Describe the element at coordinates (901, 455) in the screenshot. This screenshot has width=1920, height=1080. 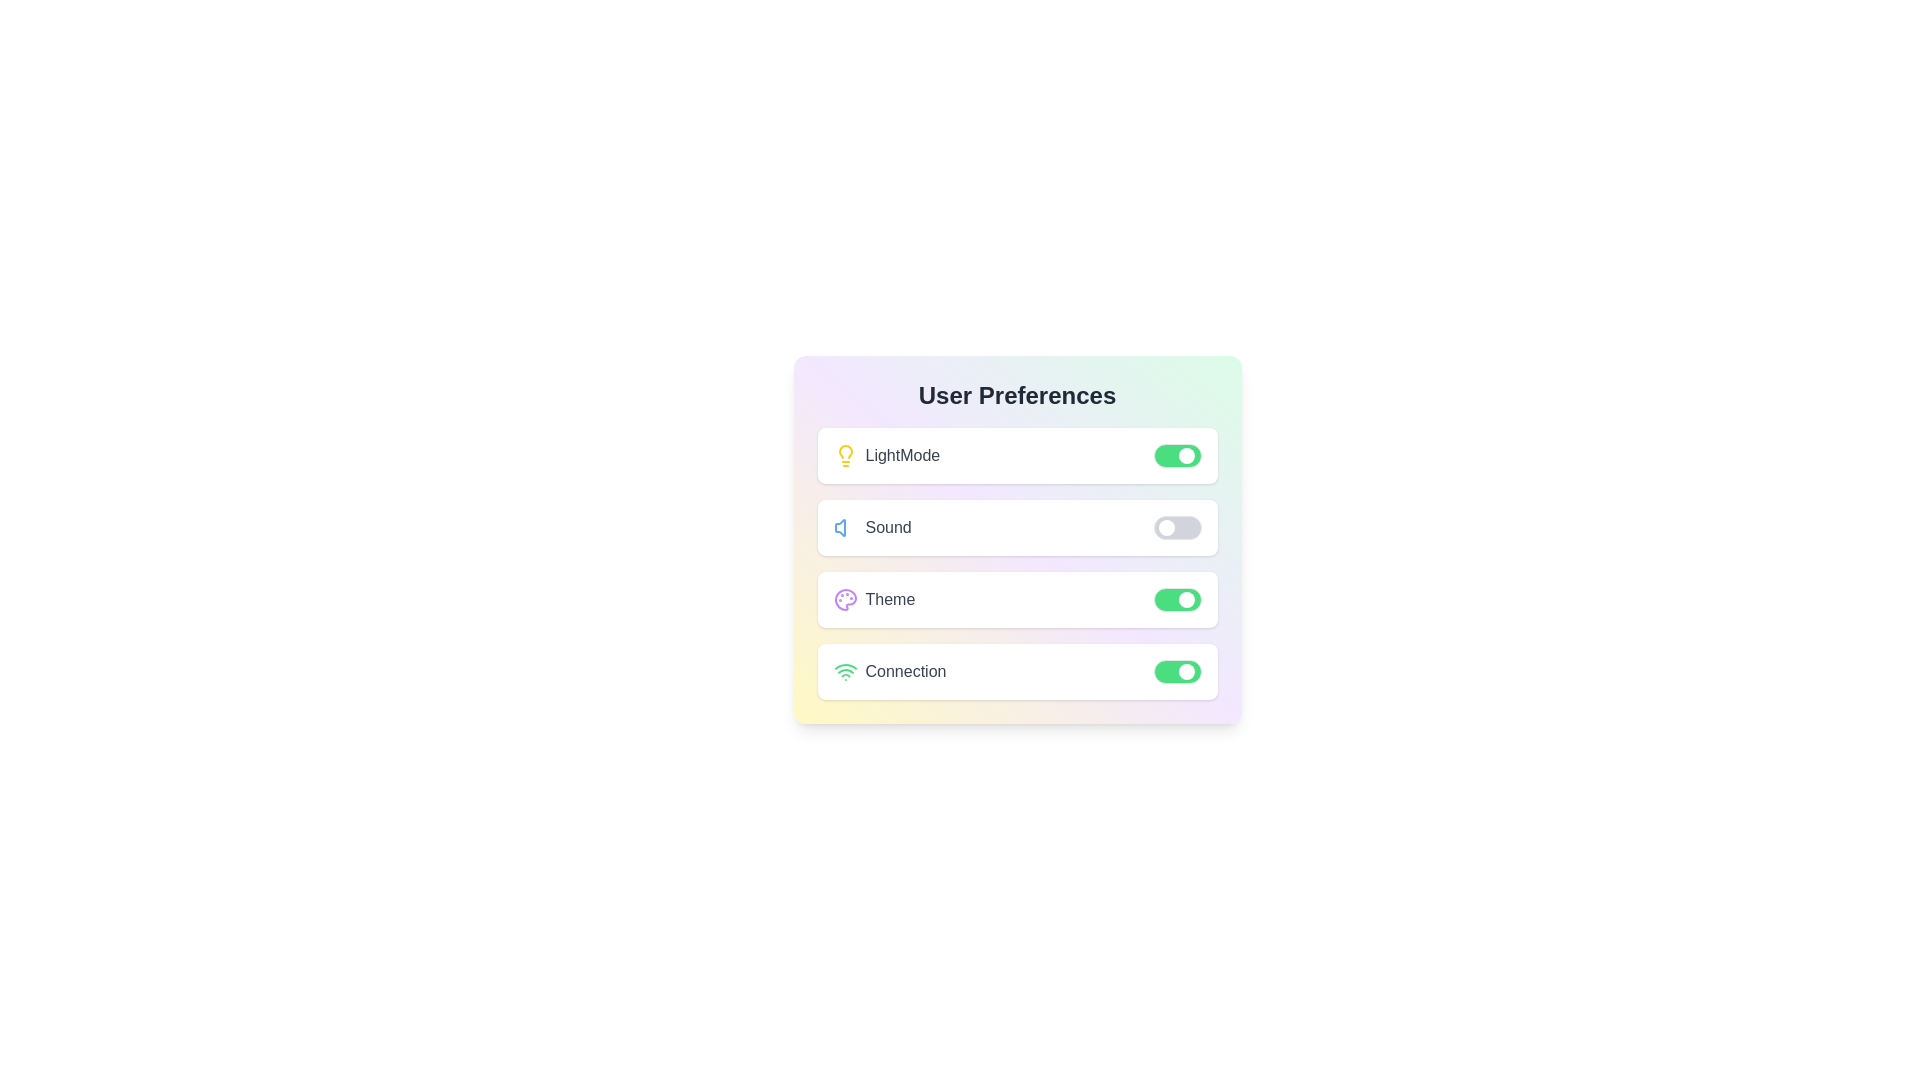
I see `static text label displaying 'lightMode', which is positioned between a lightbulb icon and a toggle switch in the user preferences panel` at that location.